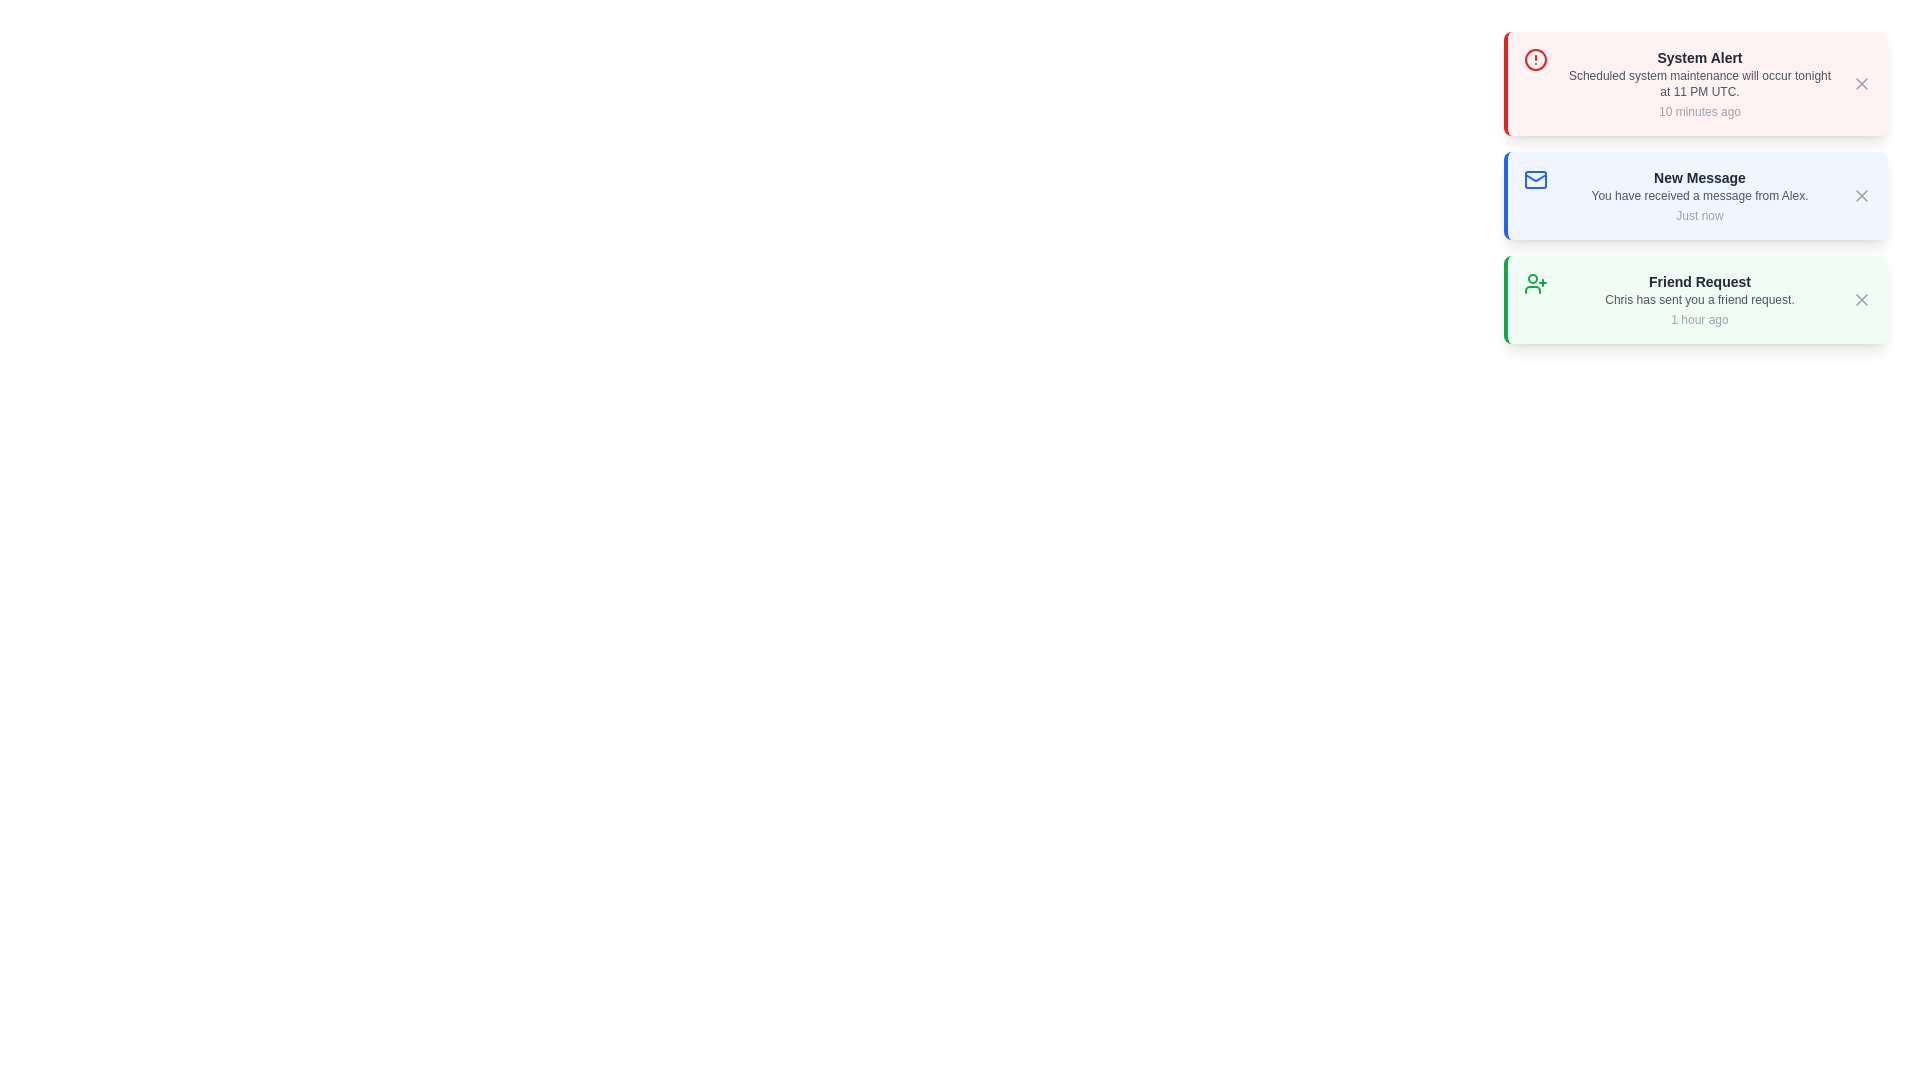 Image resolution: width=1920 pixels, height=1080 pixels. I want to click on the green user profile icon with a '+' sign located in the notification panel for 'Friend Request', adjacent to the text 'Friend Request', so click(1535, 284).